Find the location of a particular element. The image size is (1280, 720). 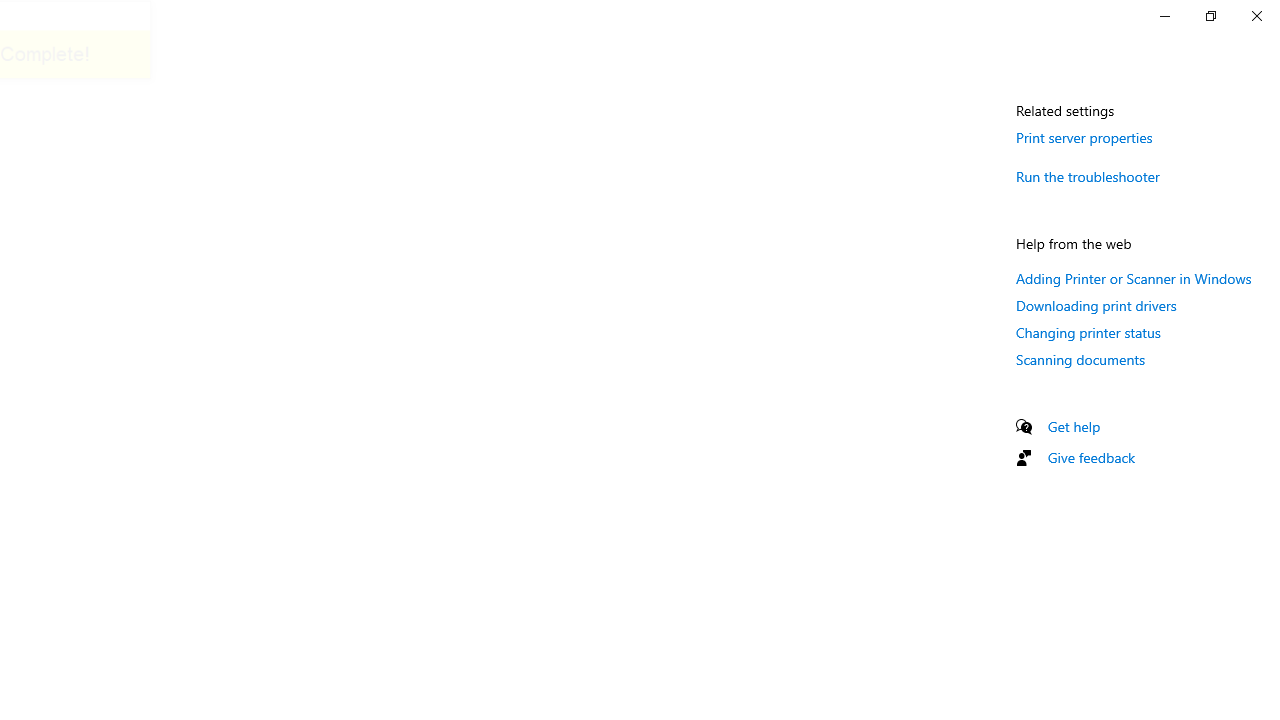

'Run the troubleshooter' is located at coordinates (1087, 175).